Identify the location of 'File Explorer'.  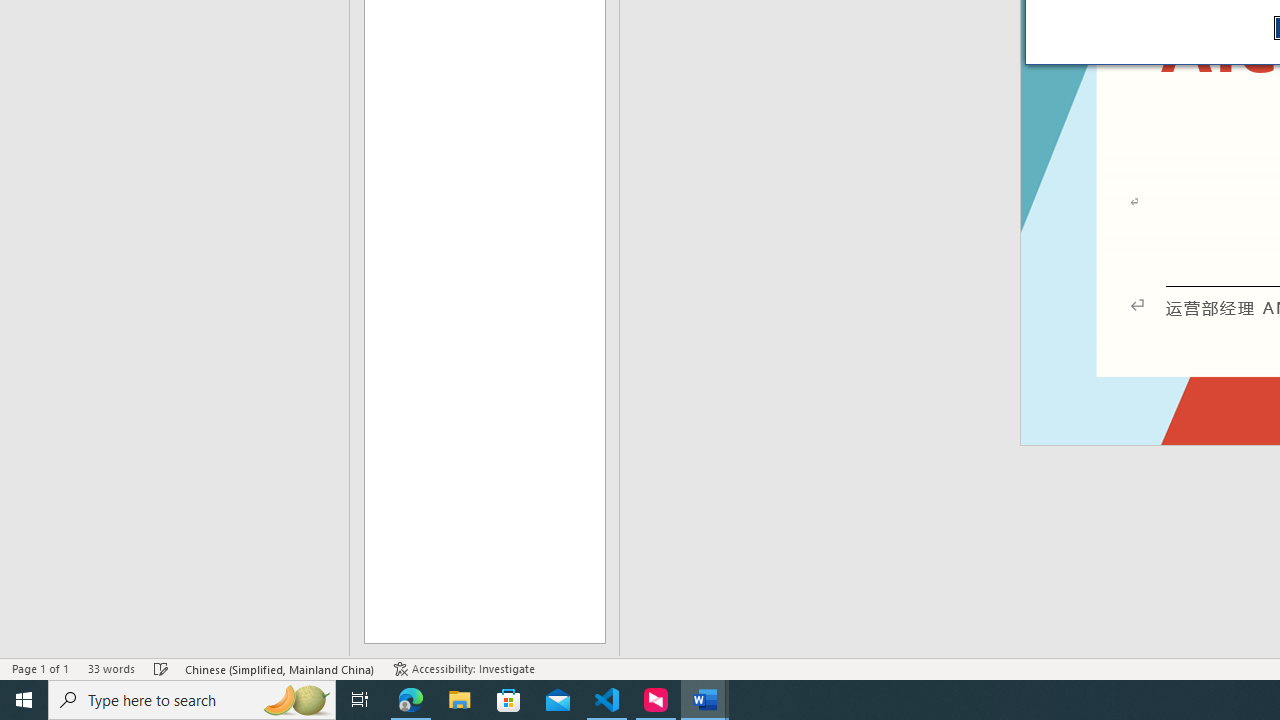
(459, 698).